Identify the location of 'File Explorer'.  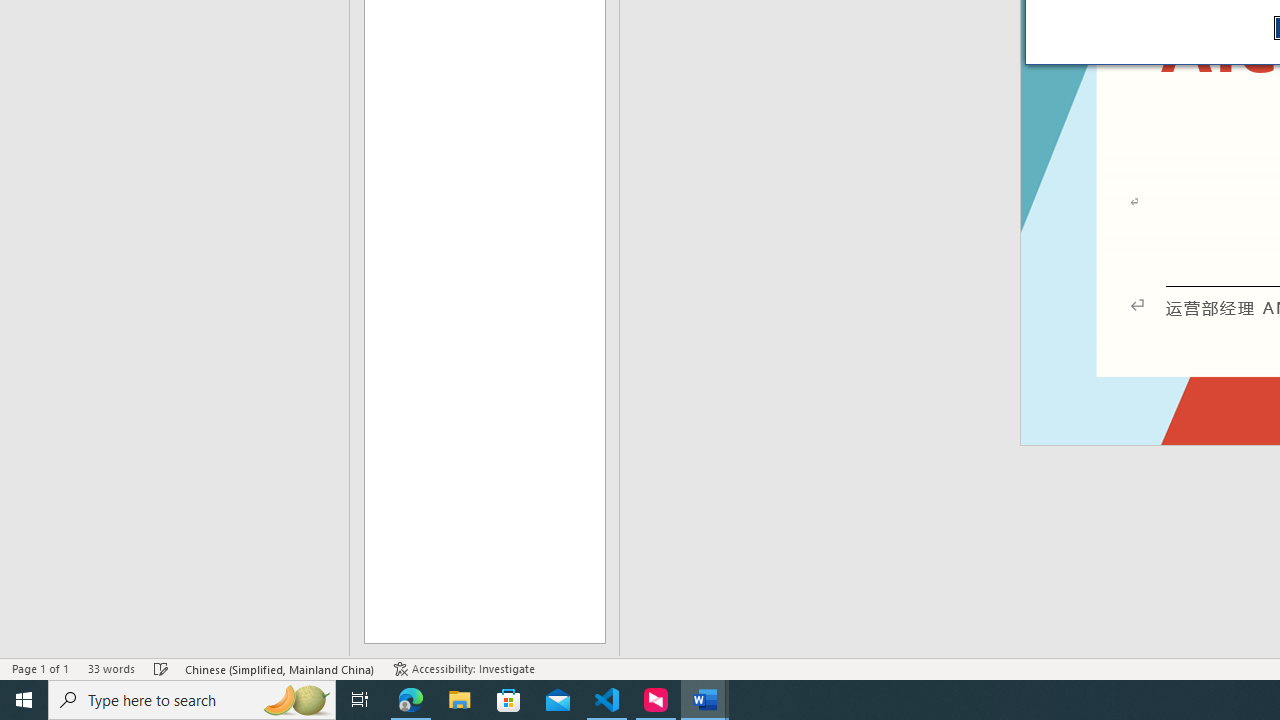
(459, 698).